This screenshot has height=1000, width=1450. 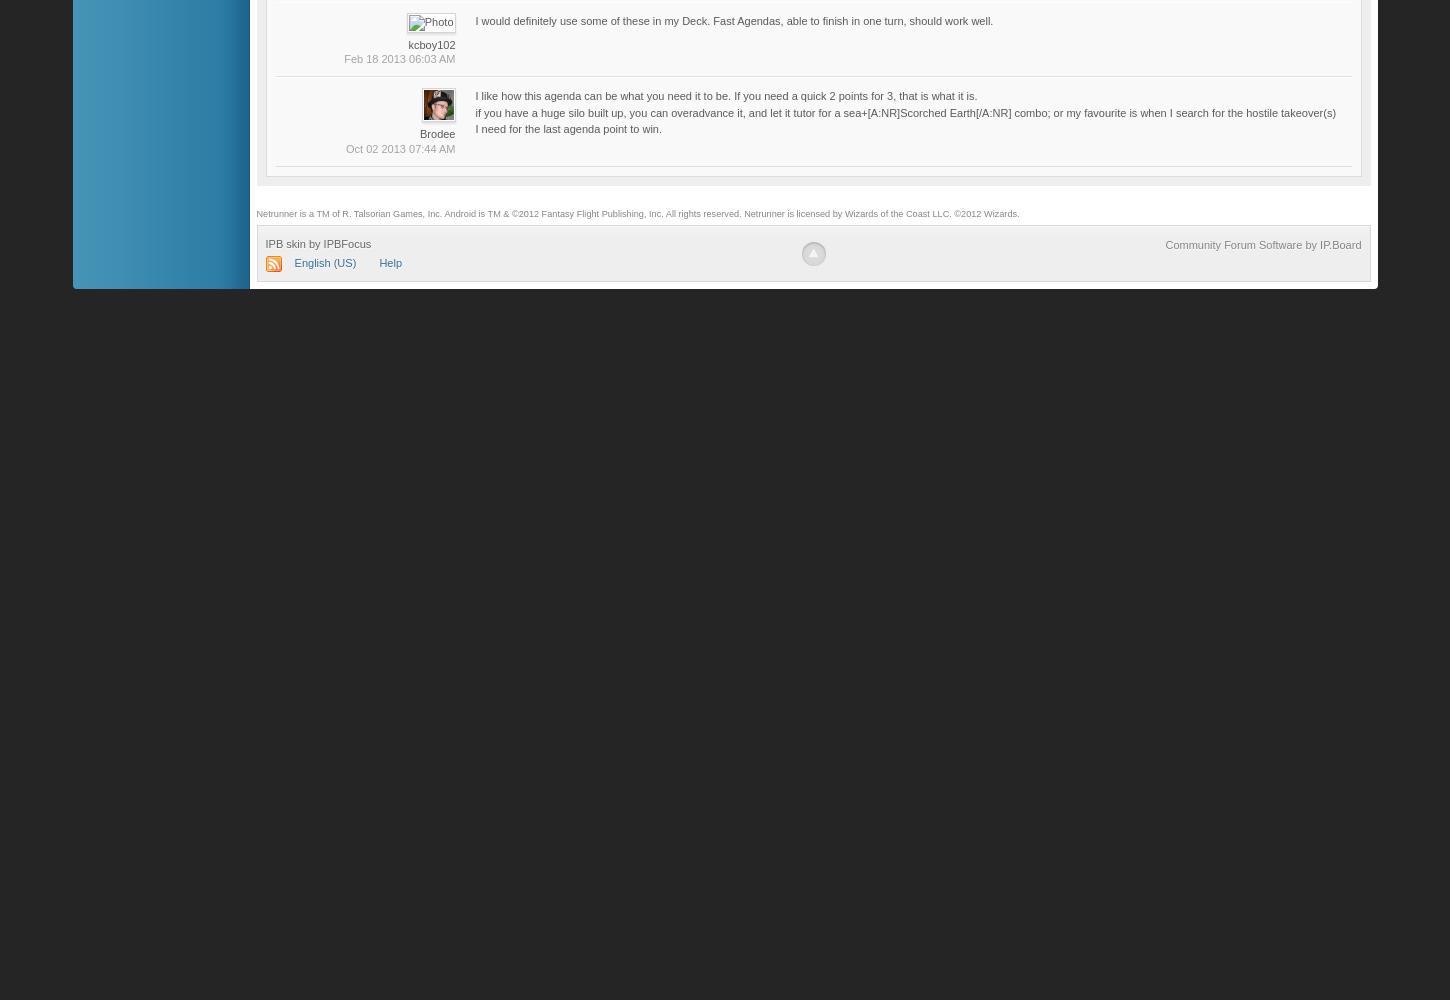 I want to click on 'English (US)', so click(x=294, y=263).